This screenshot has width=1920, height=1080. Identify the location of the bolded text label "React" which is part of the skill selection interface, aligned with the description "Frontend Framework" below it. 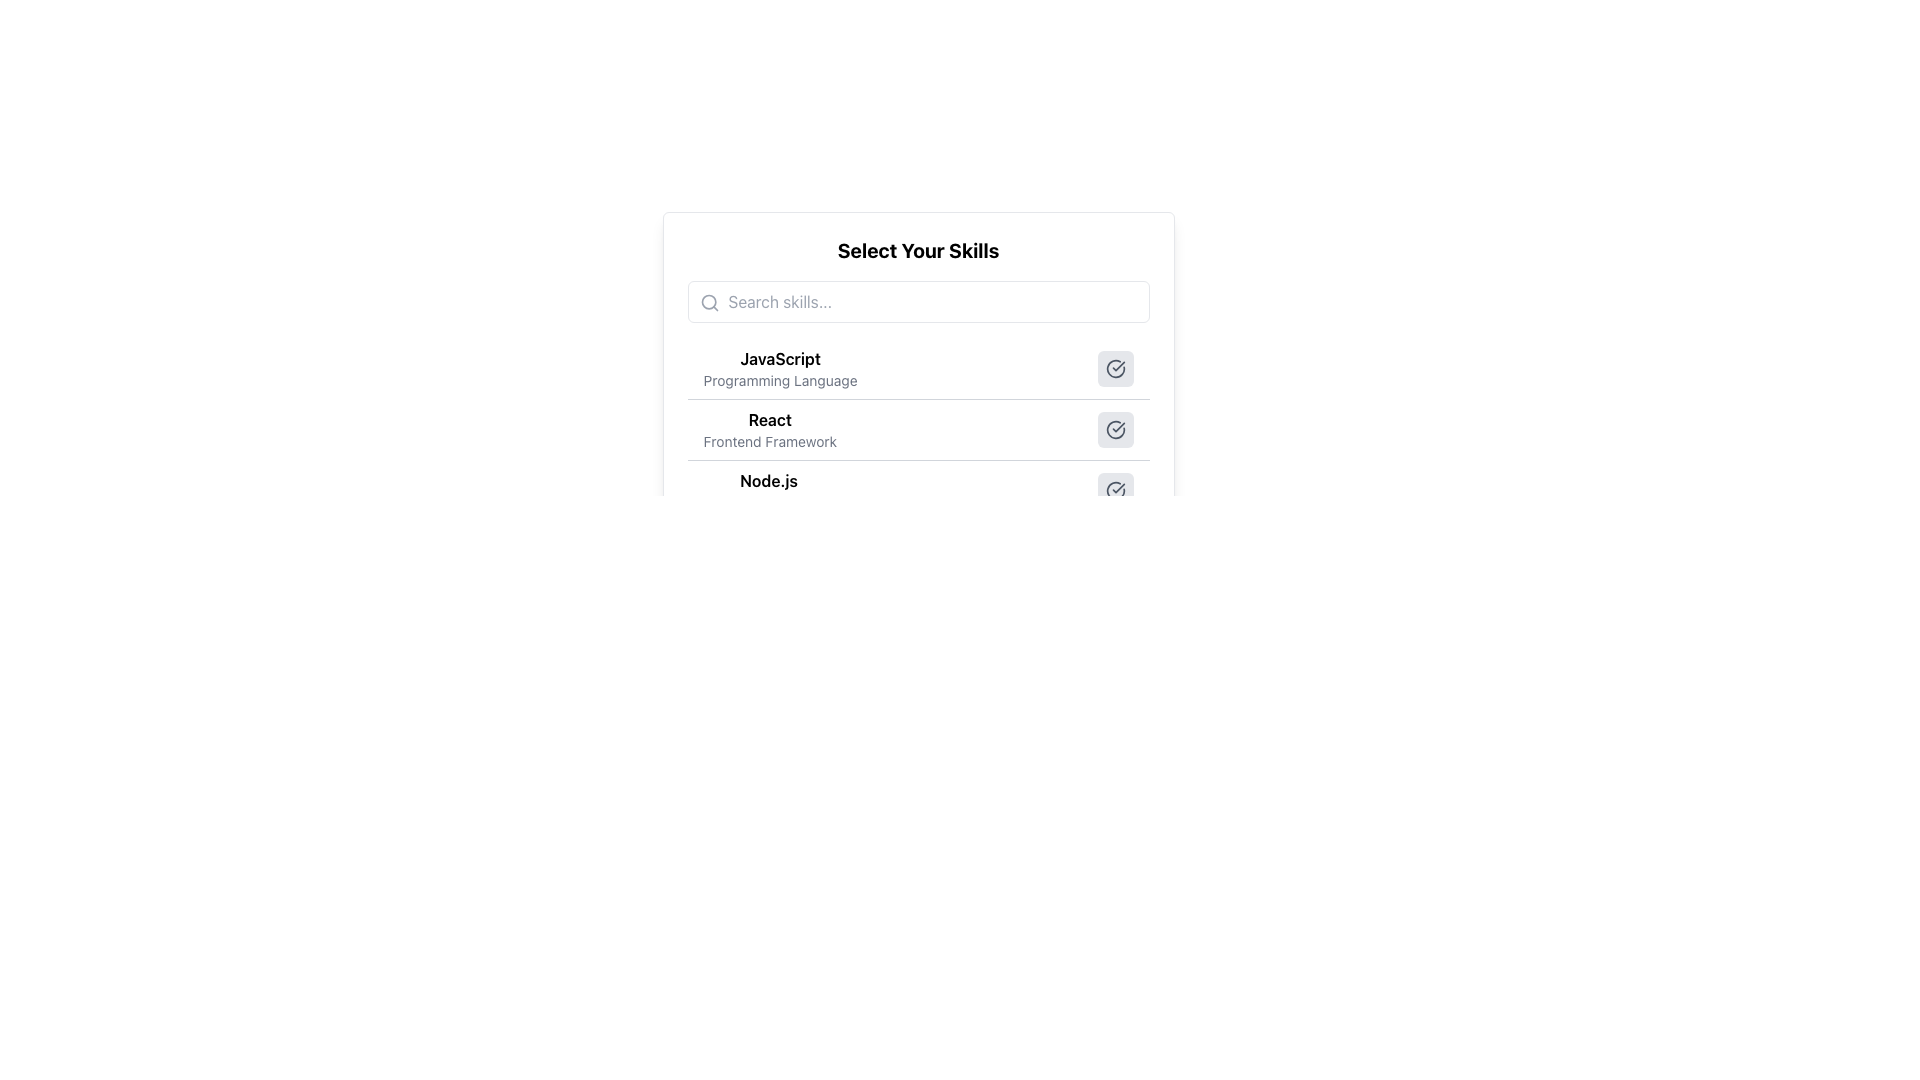
(769, 419).